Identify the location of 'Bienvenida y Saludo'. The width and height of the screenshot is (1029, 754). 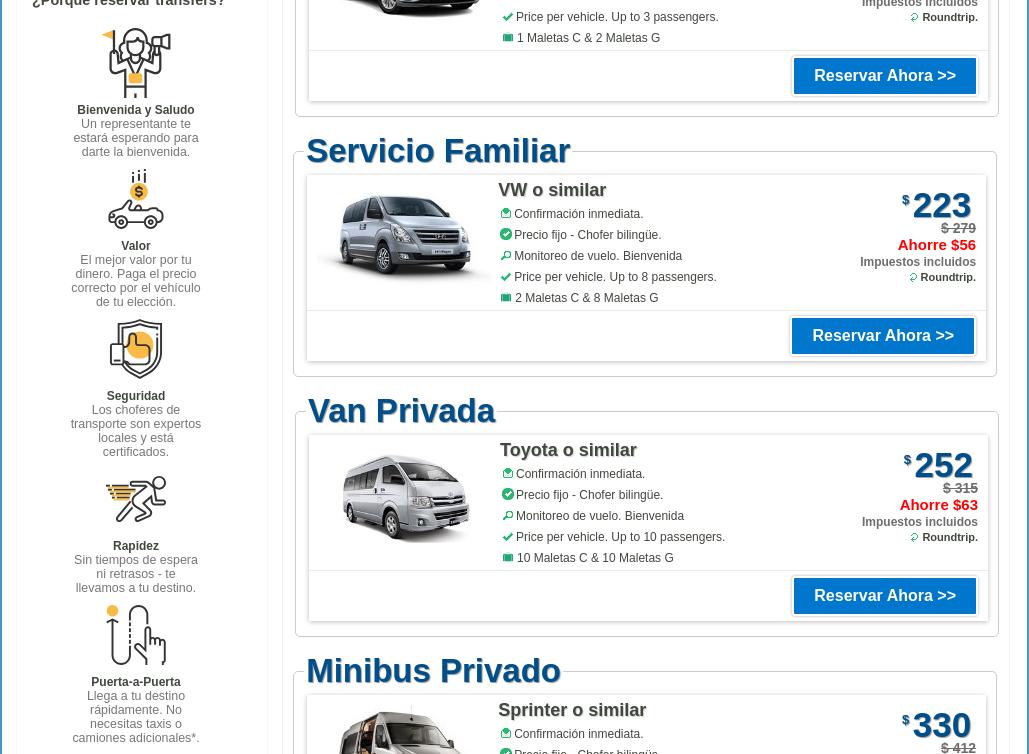
(134, 110).